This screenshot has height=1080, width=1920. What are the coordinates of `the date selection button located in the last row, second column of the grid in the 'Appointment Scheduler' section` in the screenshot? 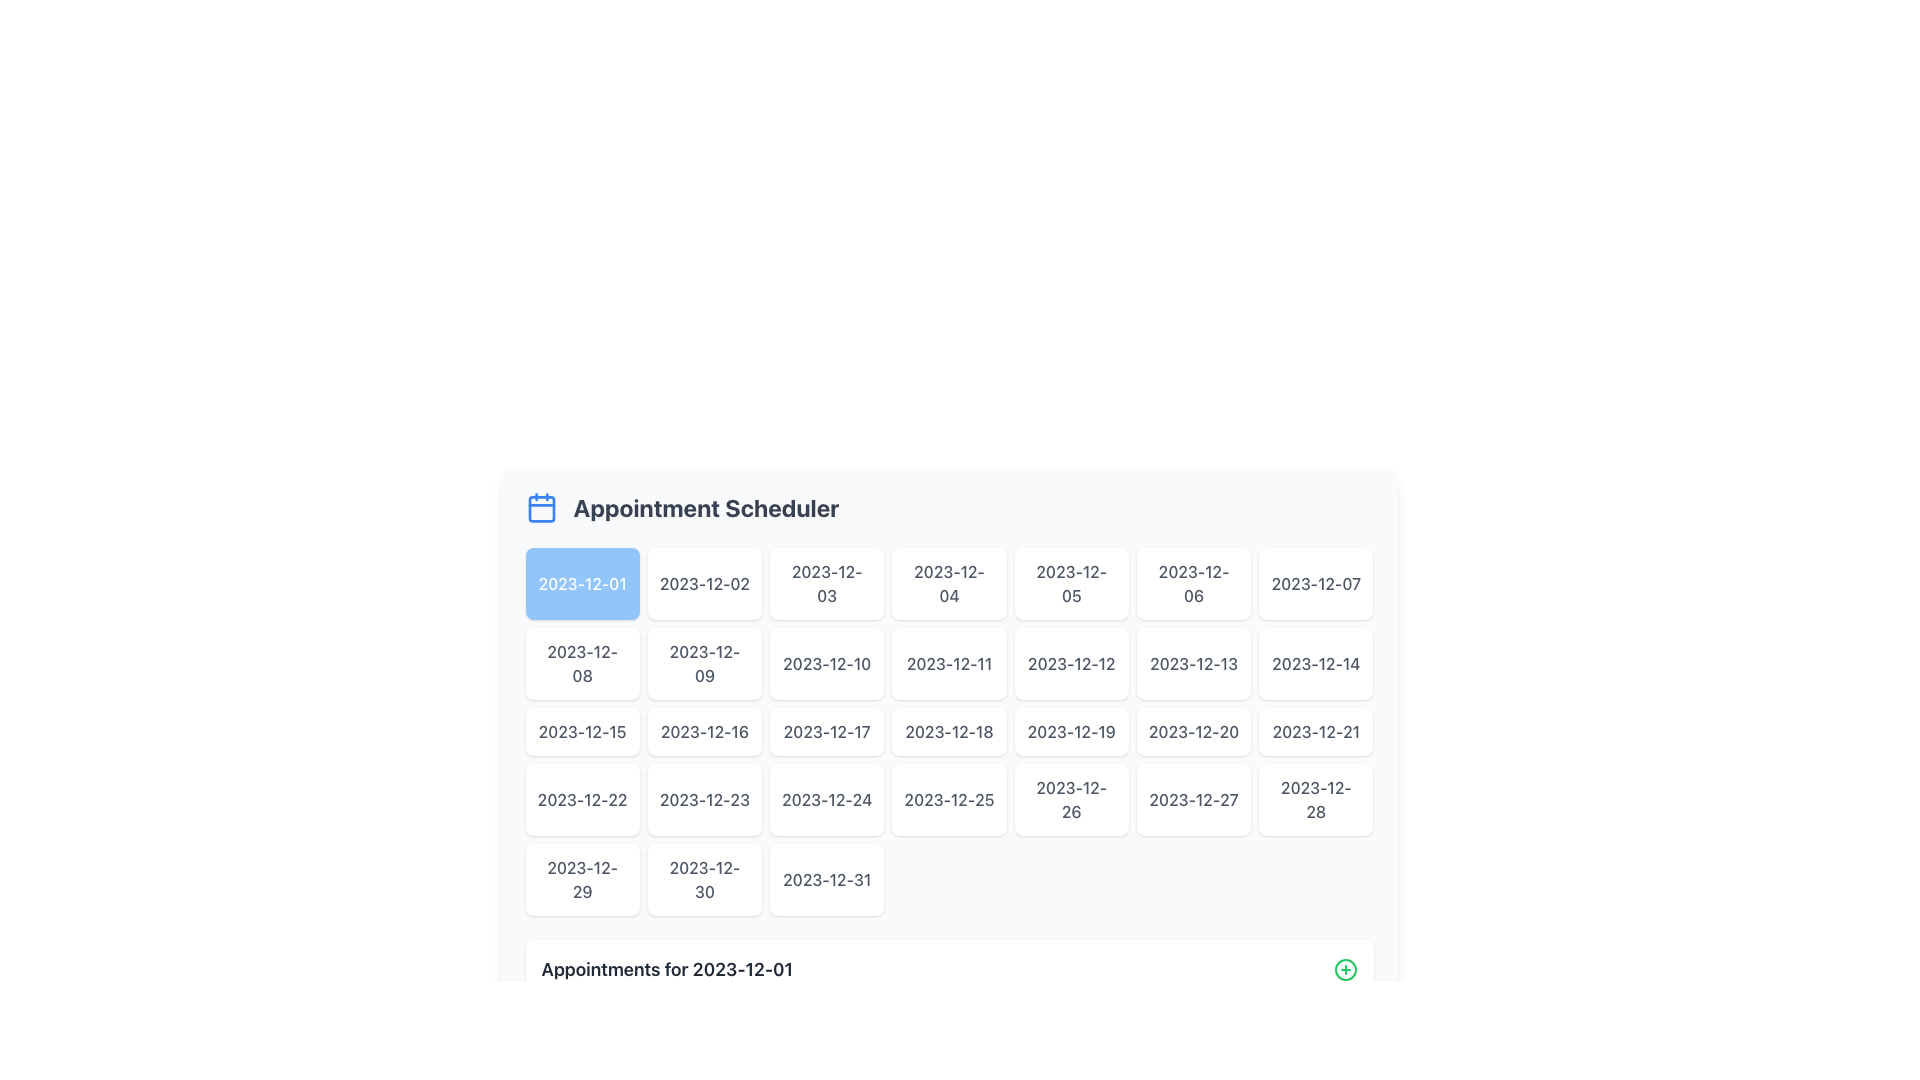 It's located at (704, 878).